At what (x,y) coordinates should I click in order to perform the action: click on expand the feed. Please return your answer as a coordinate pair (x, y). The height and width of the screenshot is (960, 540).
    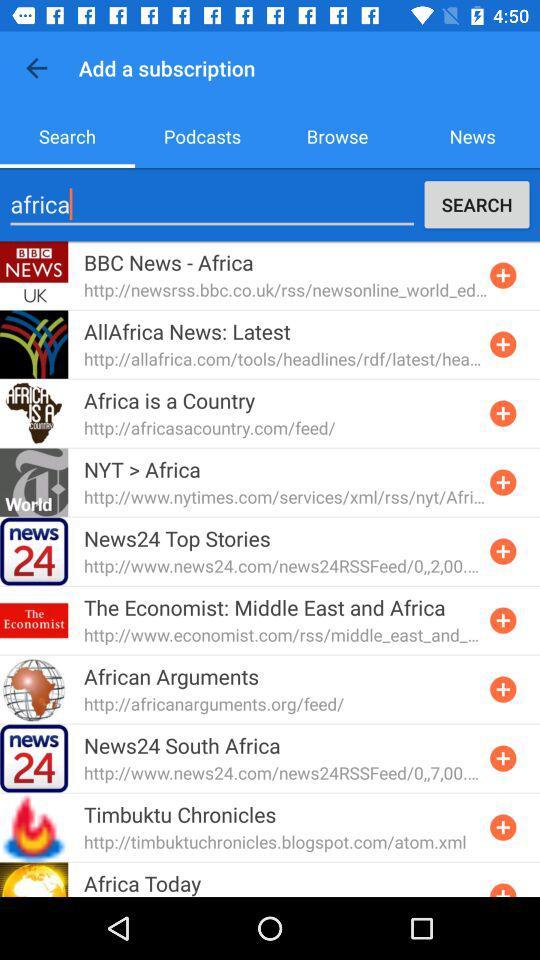
    Looking at the image, I should click on (502, 412).